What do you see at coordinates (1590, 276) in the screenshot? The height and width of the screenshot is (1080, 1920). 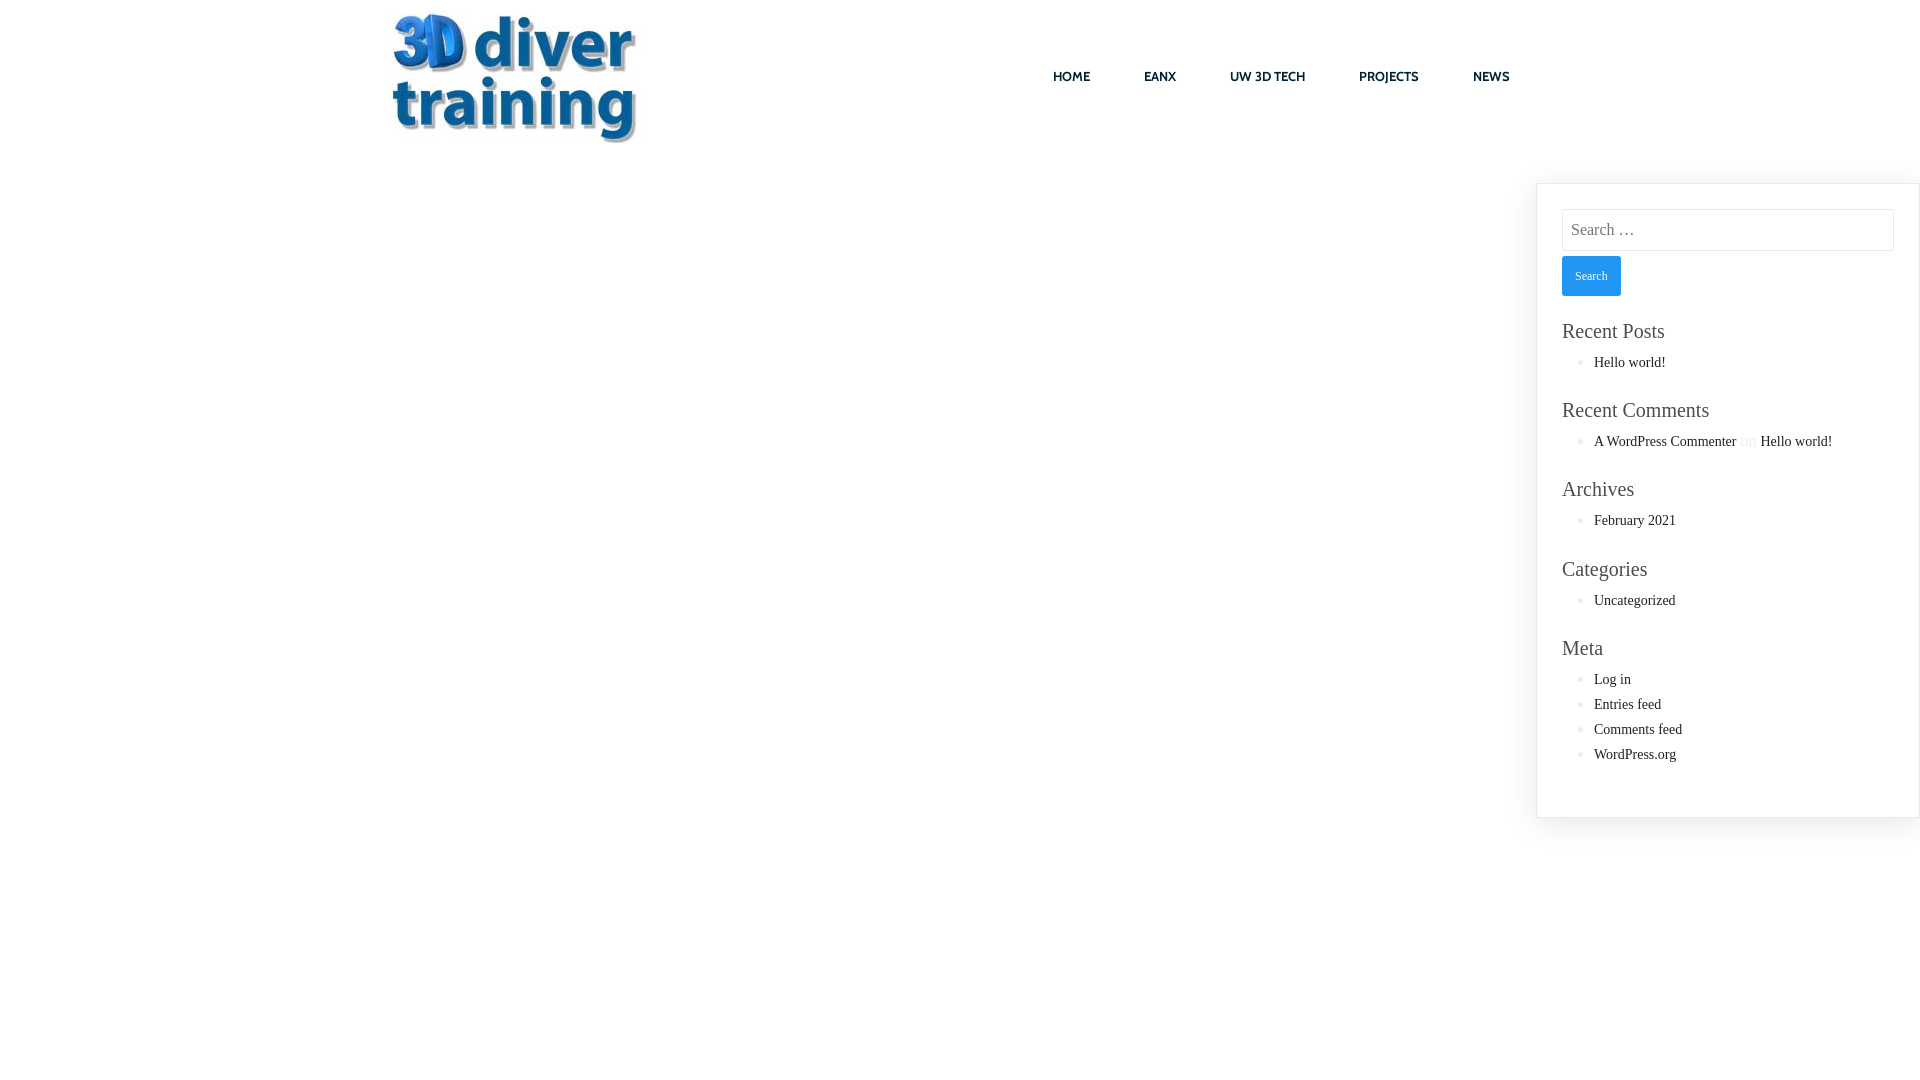 I see `'Search'` at bounding box center [1590, 276].